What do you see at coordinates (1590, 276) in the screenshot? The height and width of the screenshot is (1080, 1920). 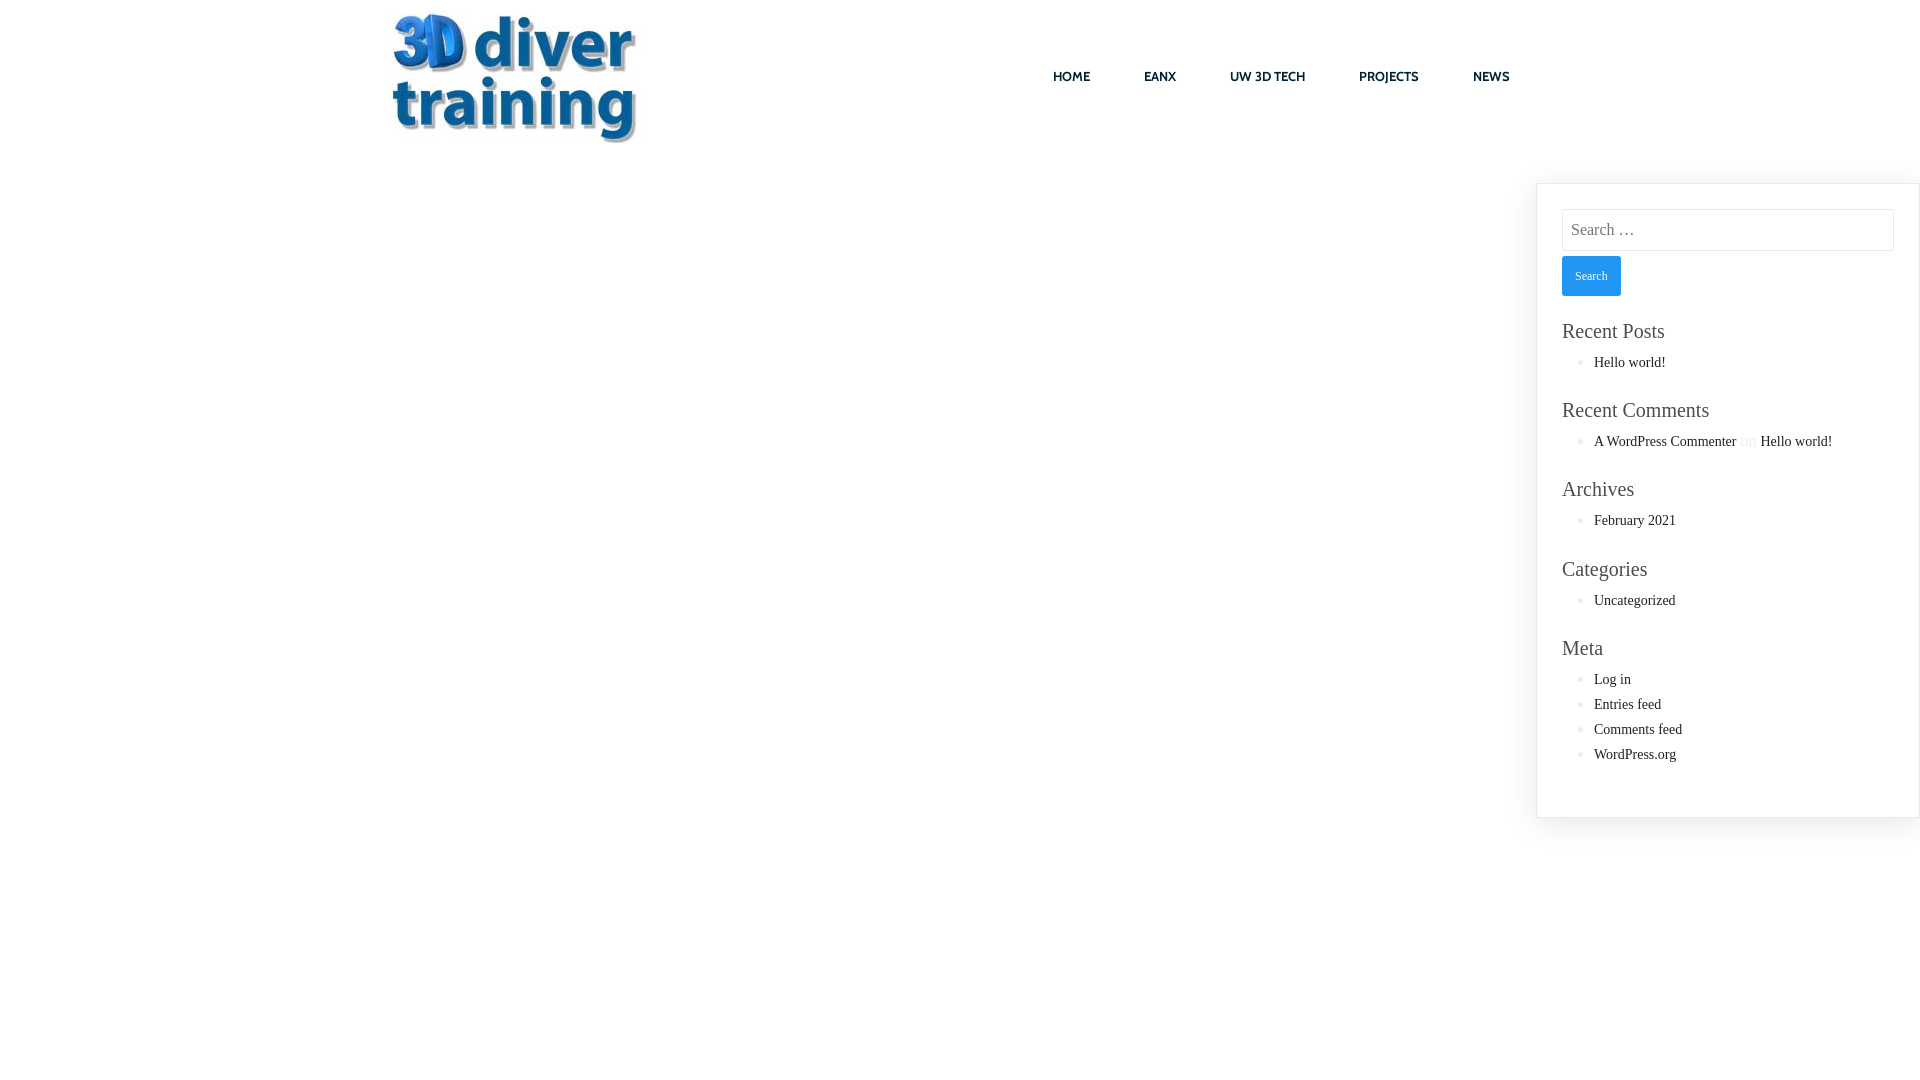 I see `'Search'` at bounding box center [1590, 276].